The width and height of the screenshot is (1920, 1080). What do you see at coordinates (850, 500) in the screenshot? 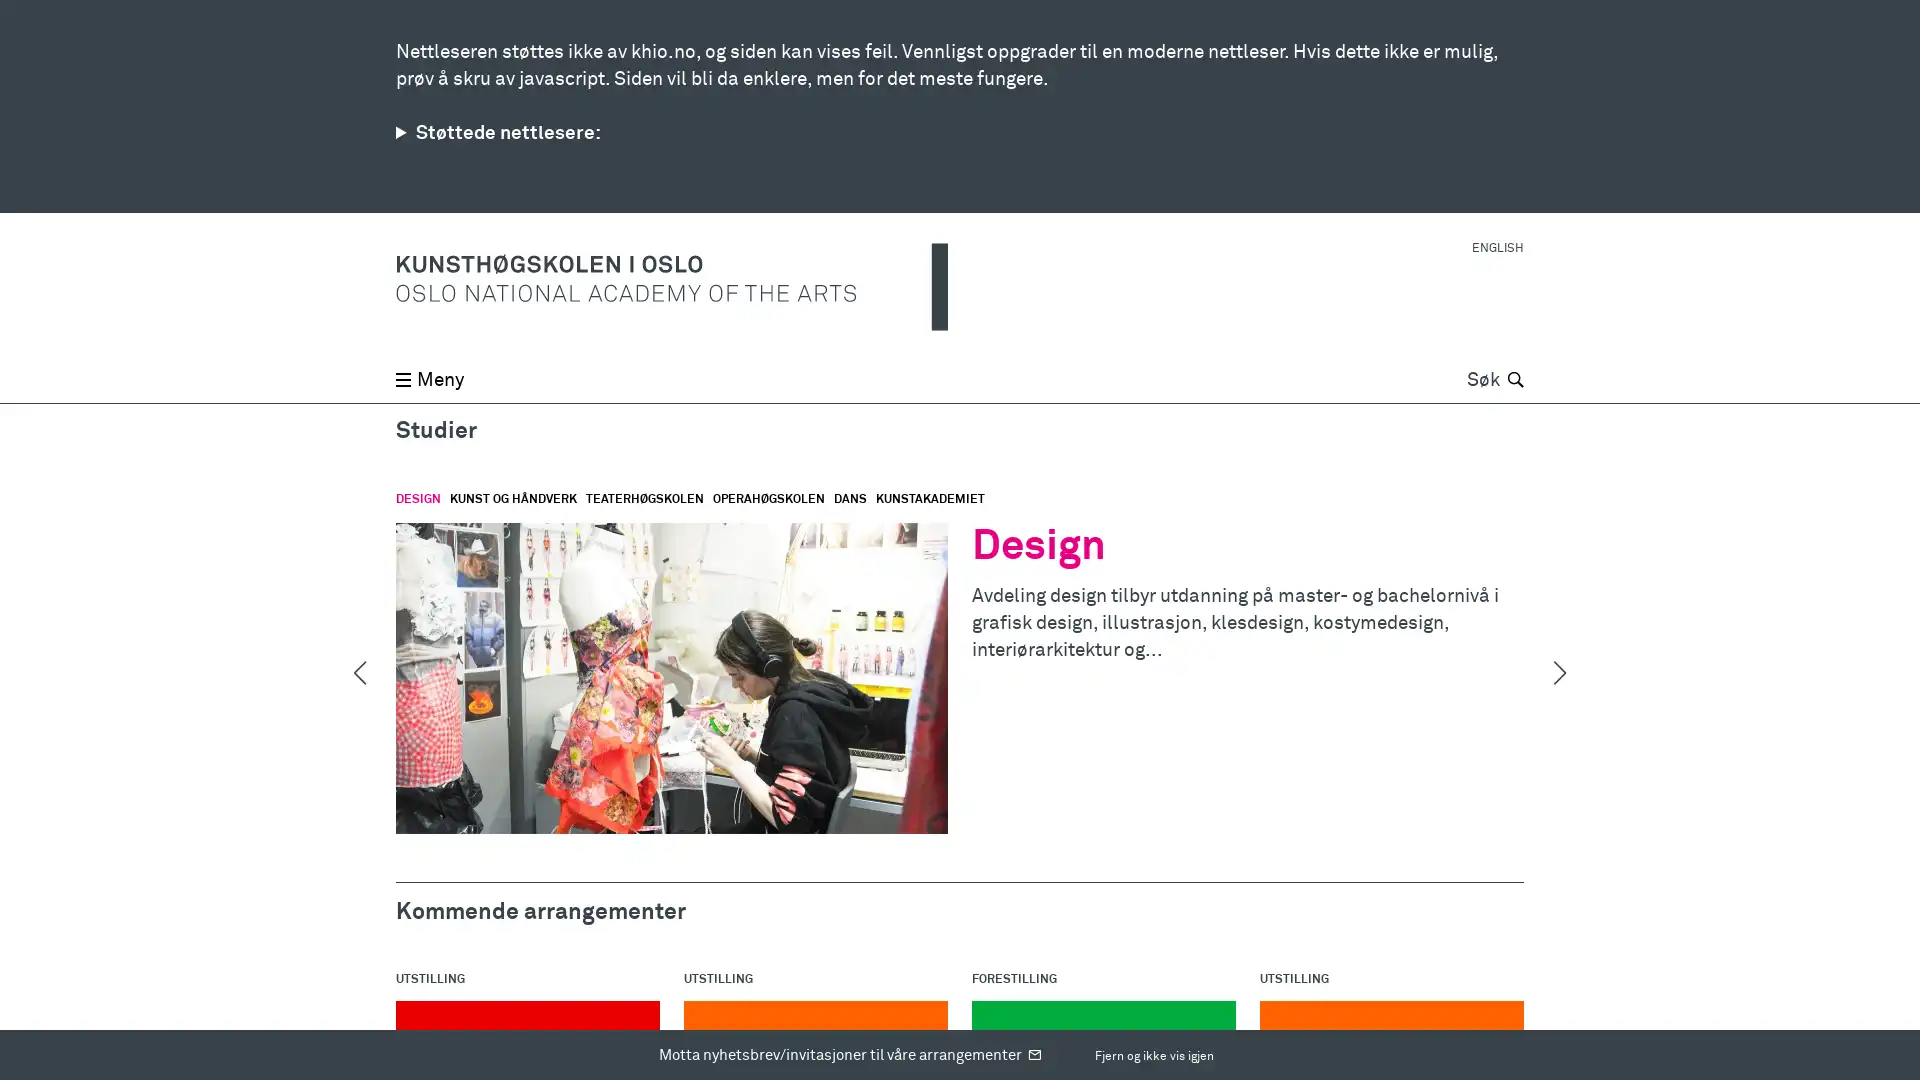
I see `DANS` at bounding box center [850, 500].